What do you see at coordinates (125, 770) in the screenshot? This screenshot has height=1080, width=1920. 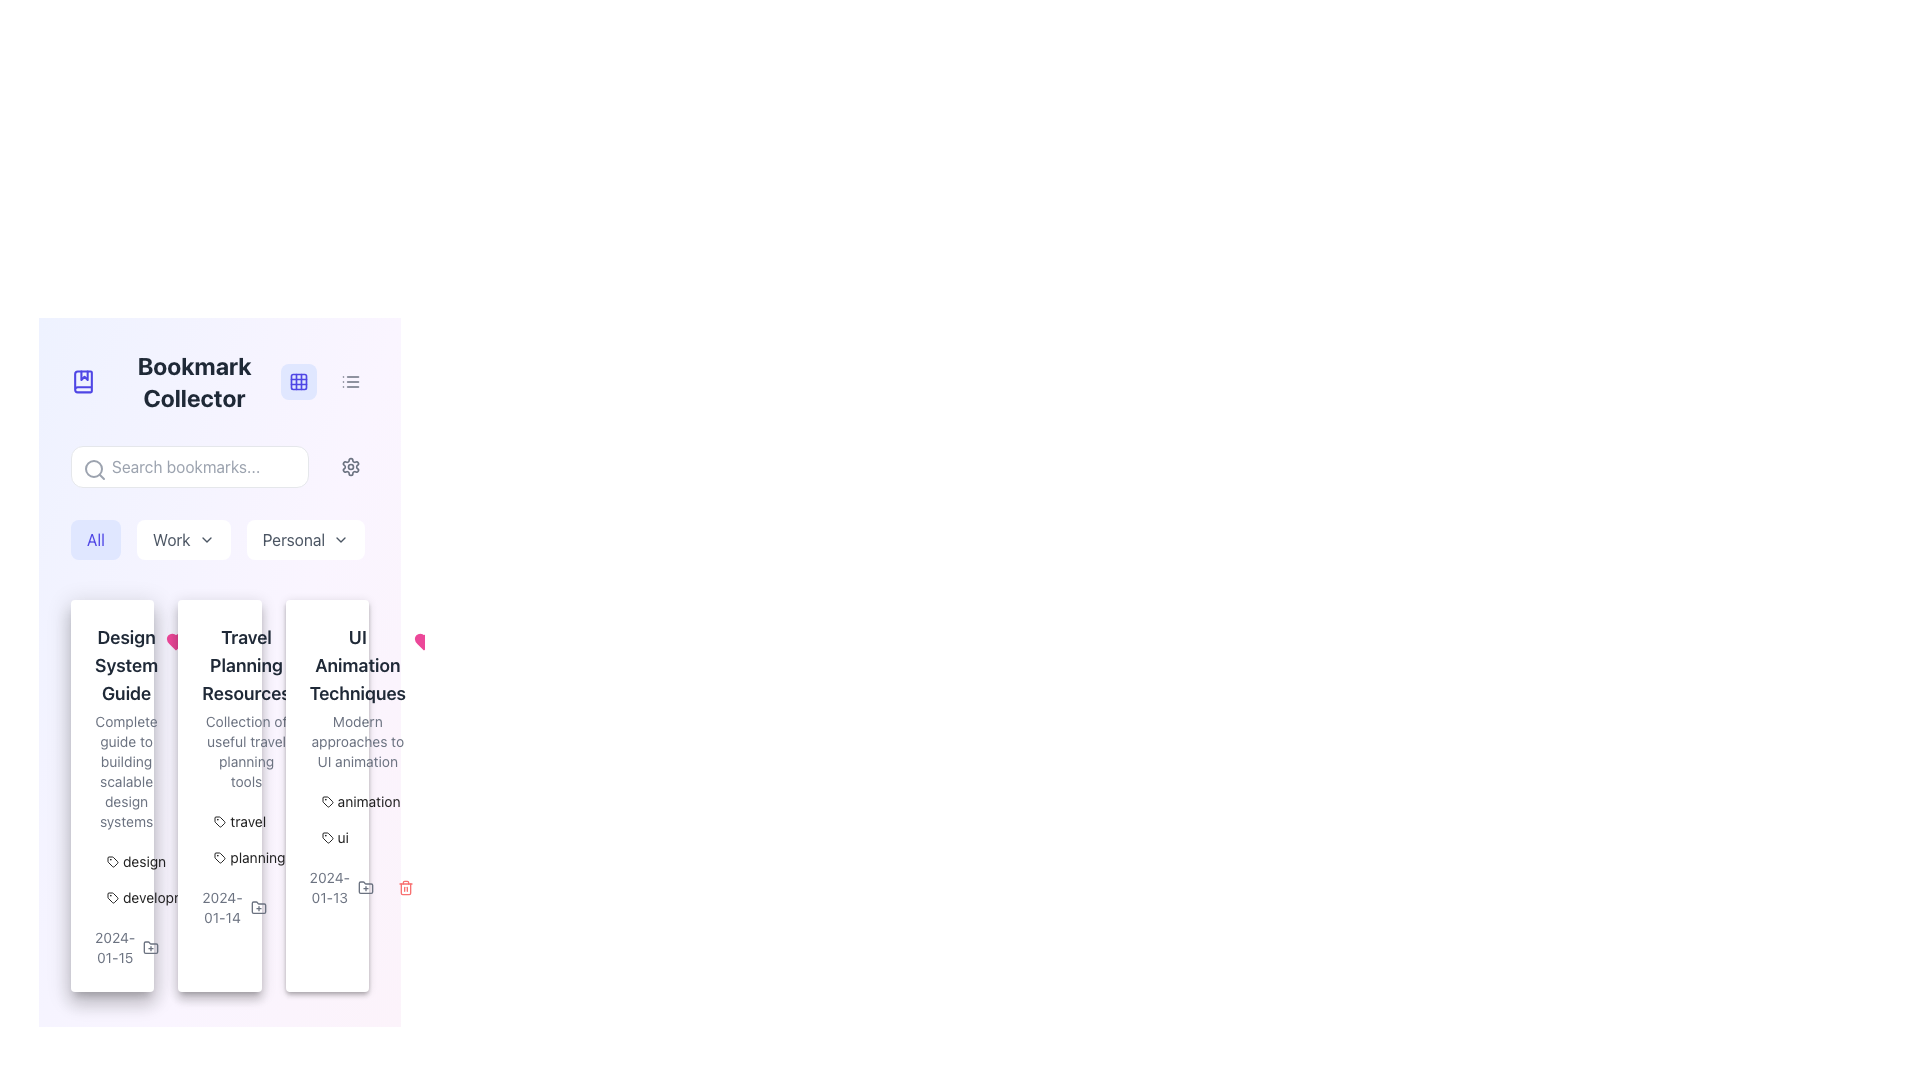 I see `the text block displaying 'Complete guide to building scalable design systems', which is located directly below the heading 'Design System Guide' in a card-like interface` at bounding box center [125, 770].